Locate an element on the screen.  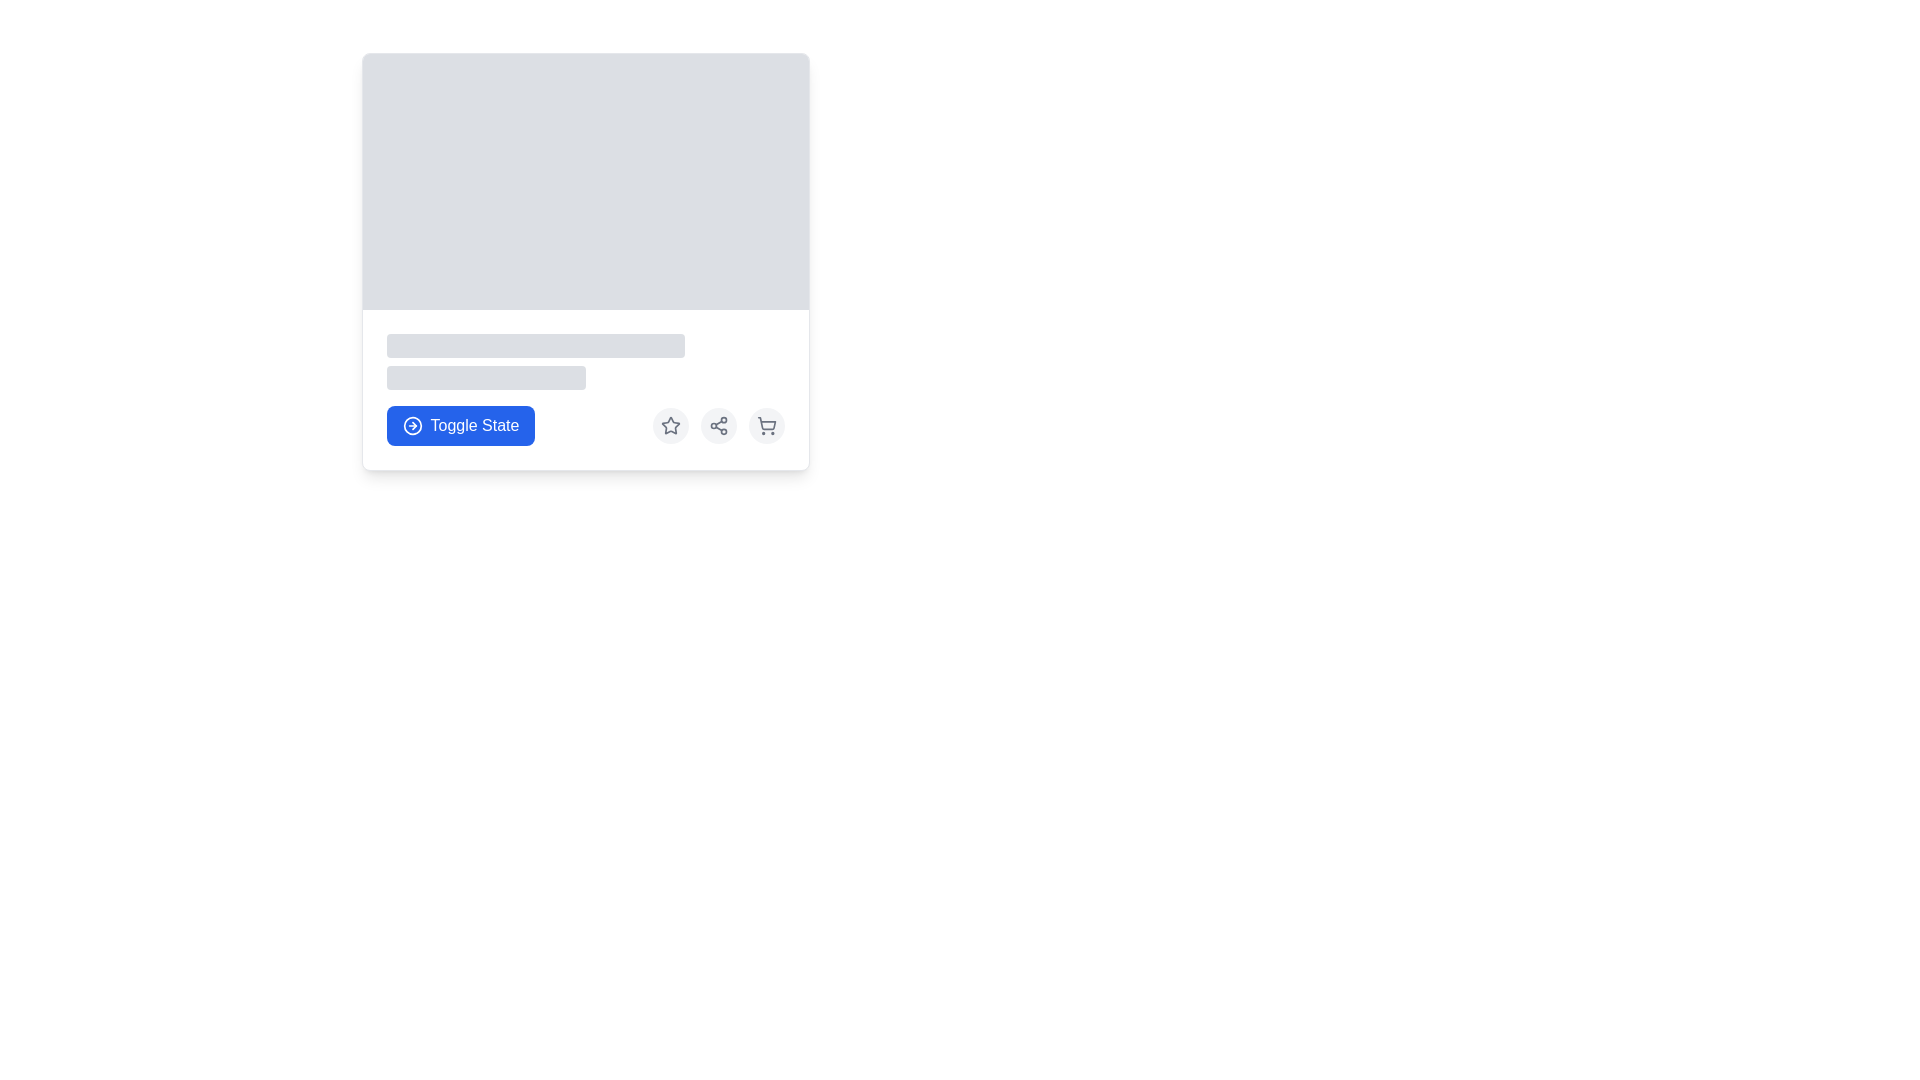
the circular button with a pale-gray background and shopping cart icon, which is the rightmost button in a row of five buttons located below a card interface, to observe its interaction effect is located at coordinates (765, 424).